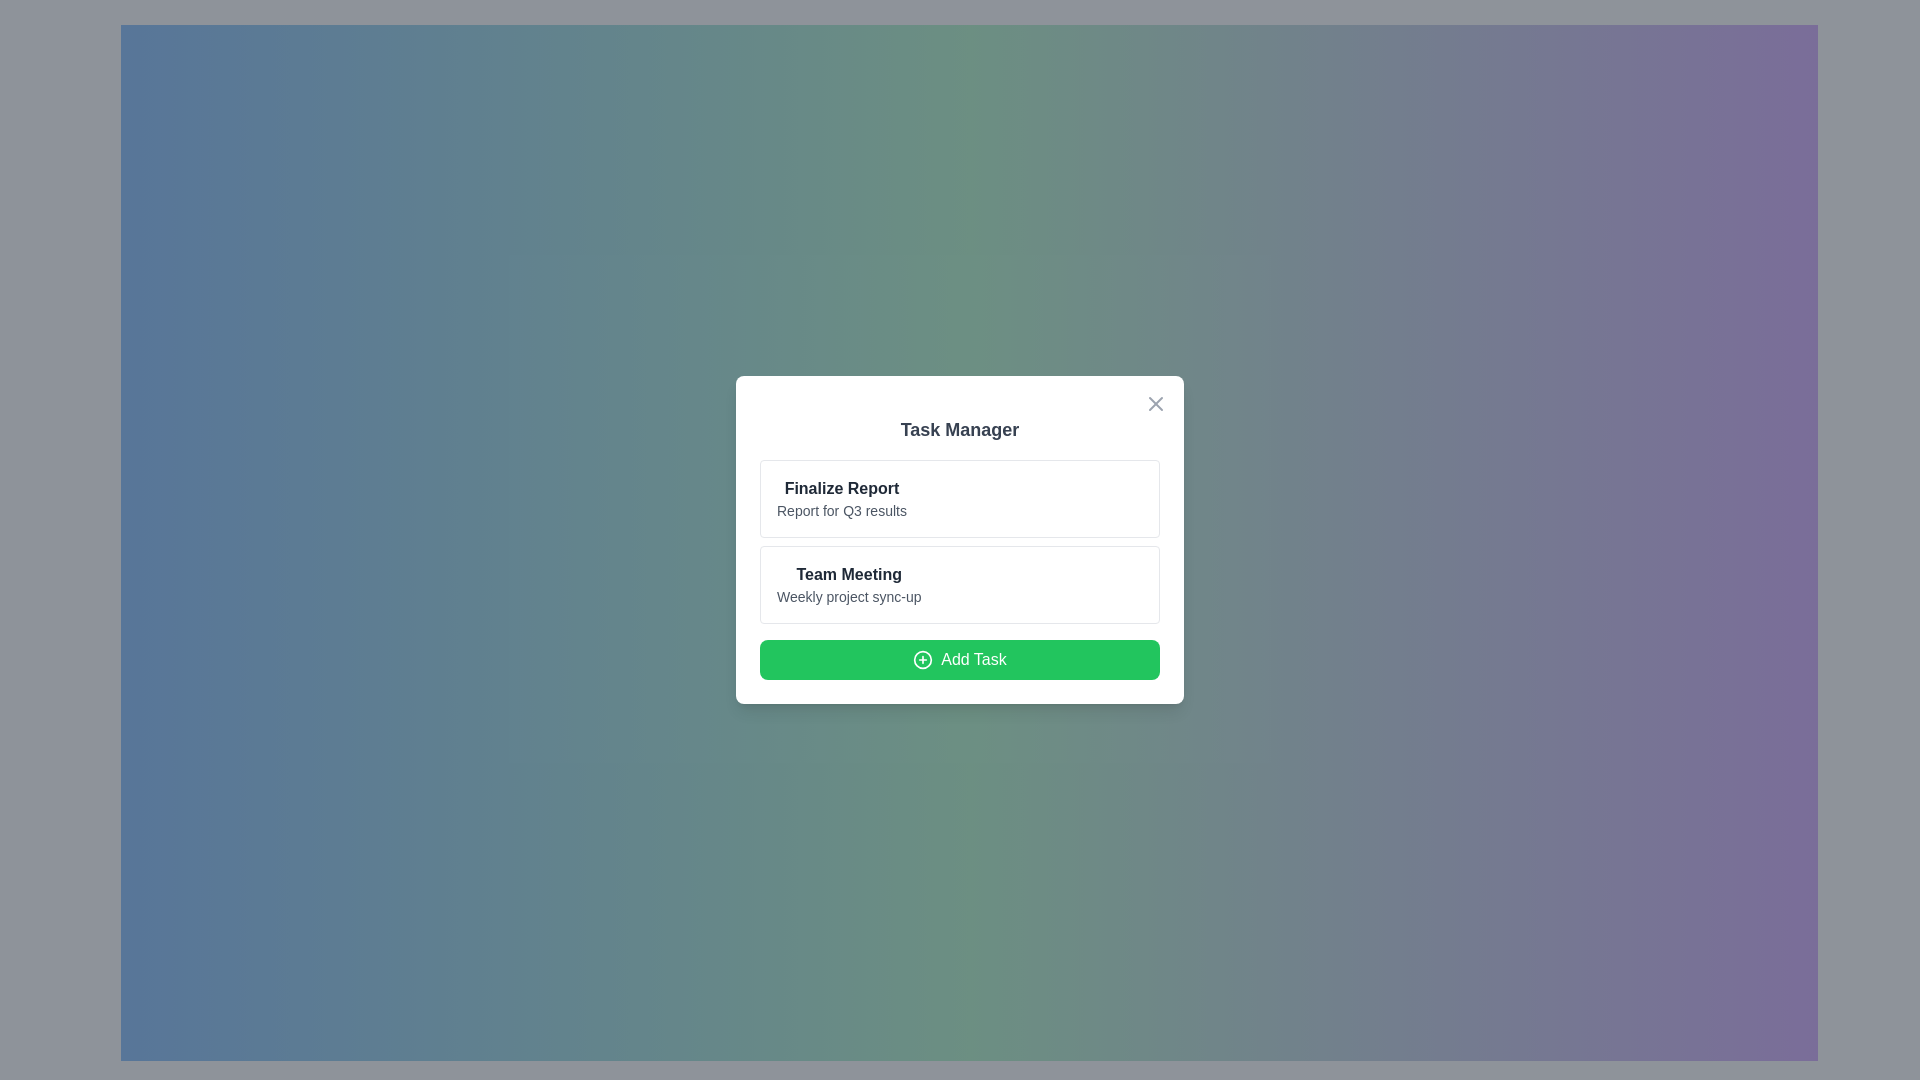 The width and height of the screenshot is (1920, 1080). What do you see at coordinates (922, 659) in the screenshot?
I see `the icon within the green 'Add Task' button located at the bottom of the 'Task Manager' modal` at bounding box center [922, 659].